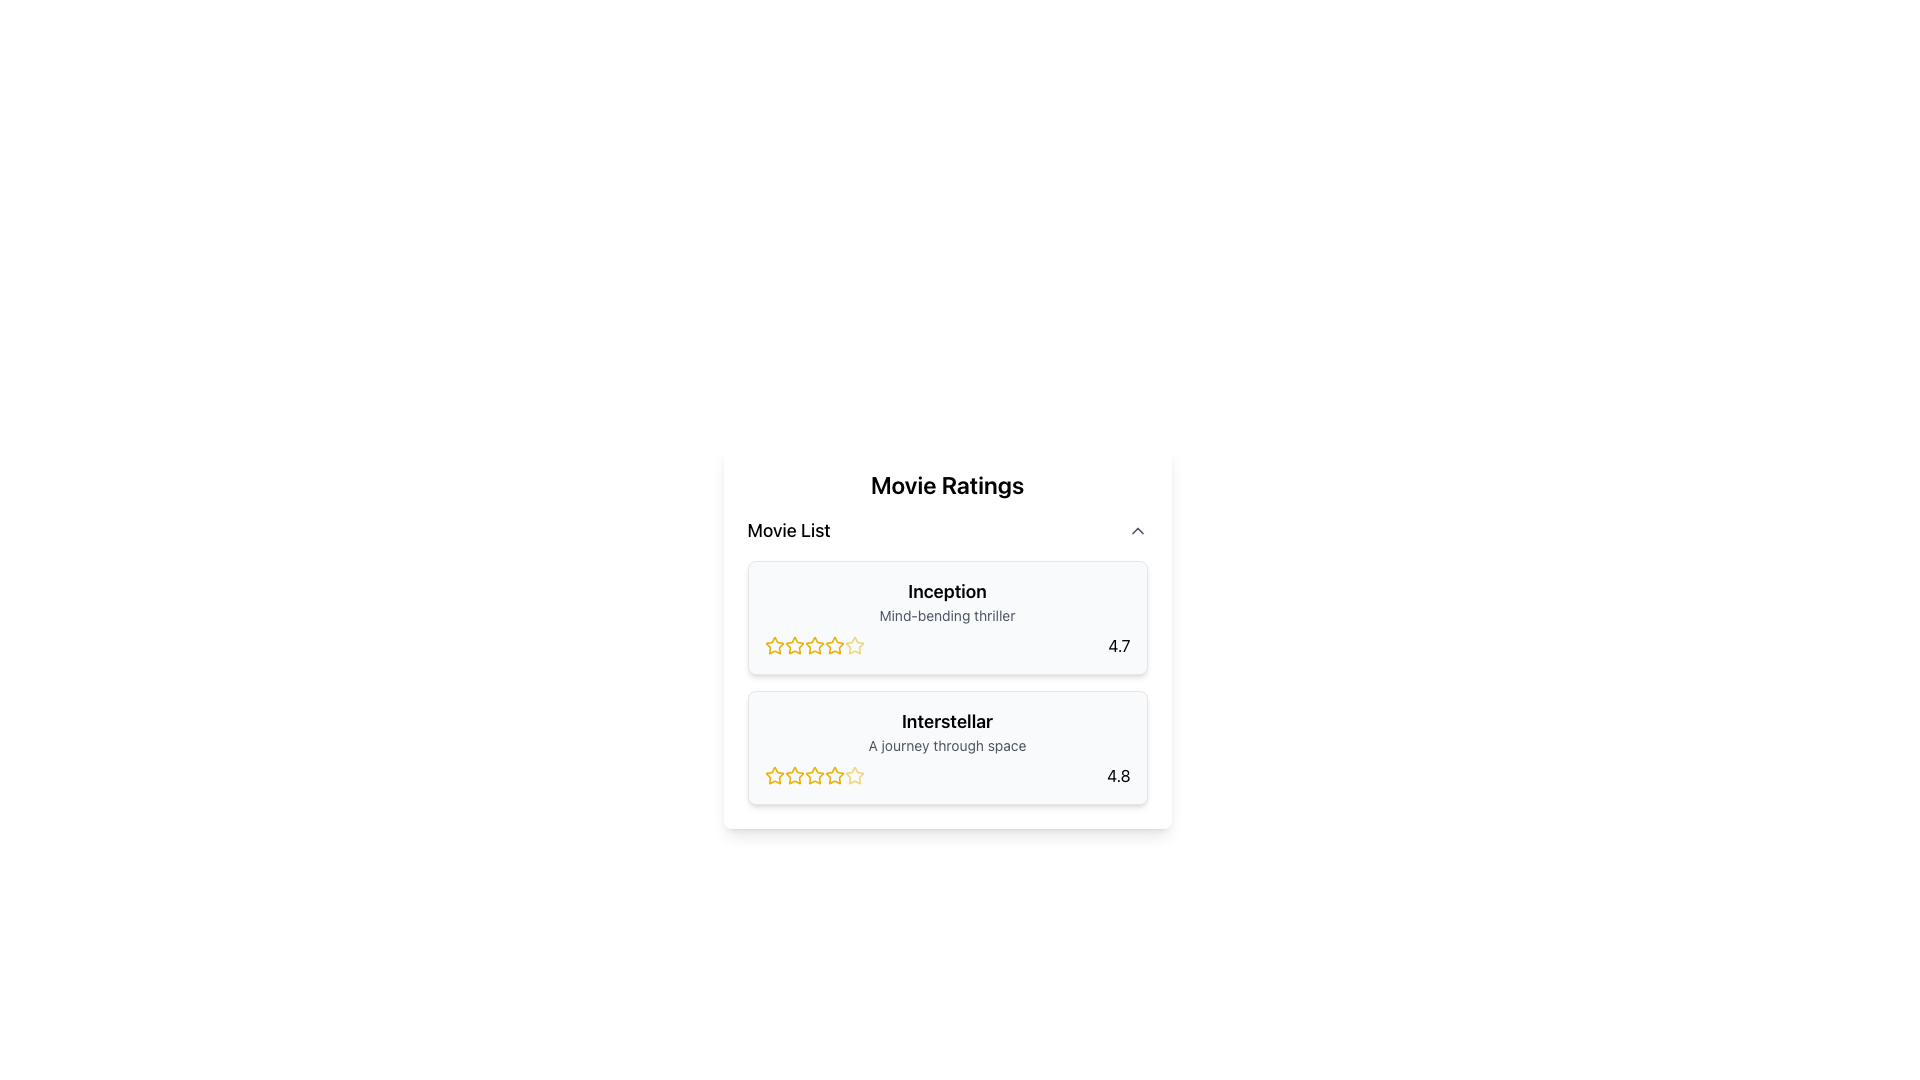 This screenshot has height=1080, width=1920. Describe the element at coordinates (814, 774) in the screenshot. I see `the third star in the 5-star rating system for the movie 'Interstellar' to rate it` at that location.